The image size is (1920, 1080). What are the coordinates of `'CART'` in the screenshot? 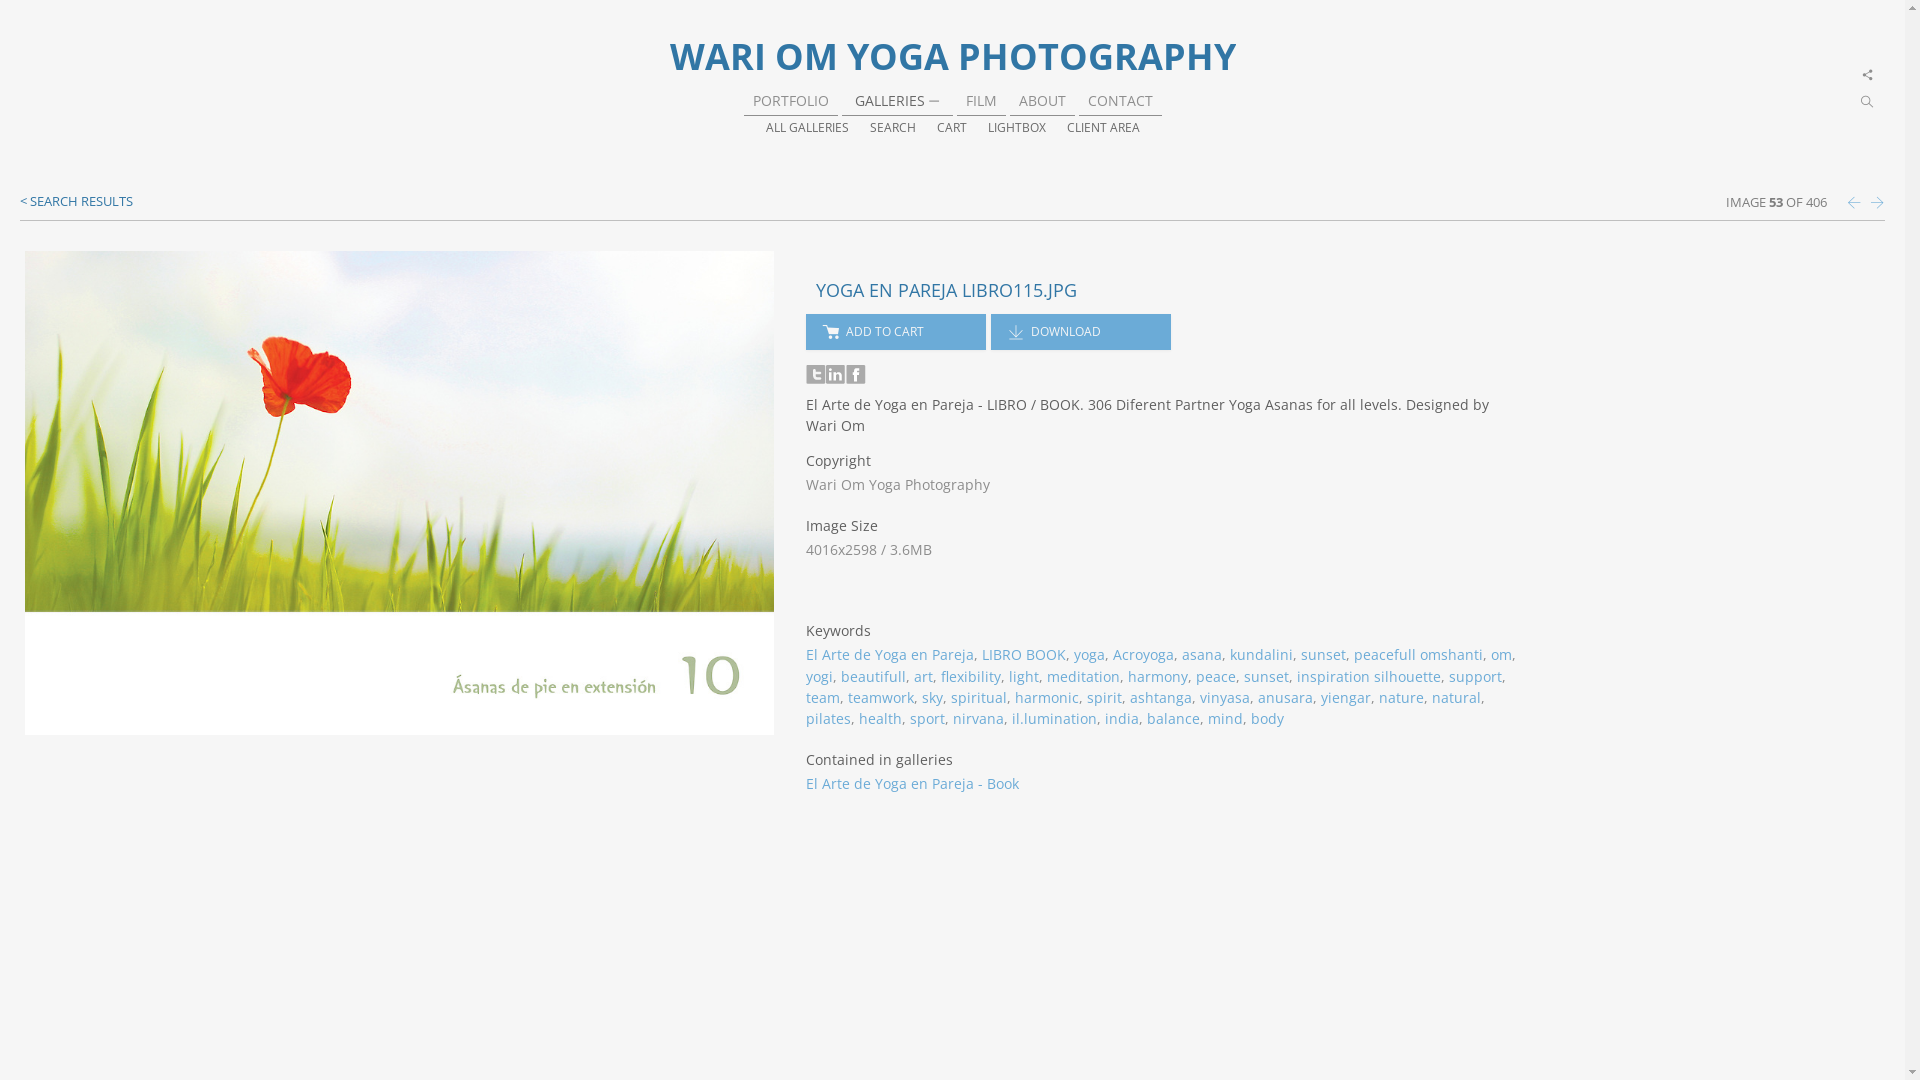 It's located at (949, 127).